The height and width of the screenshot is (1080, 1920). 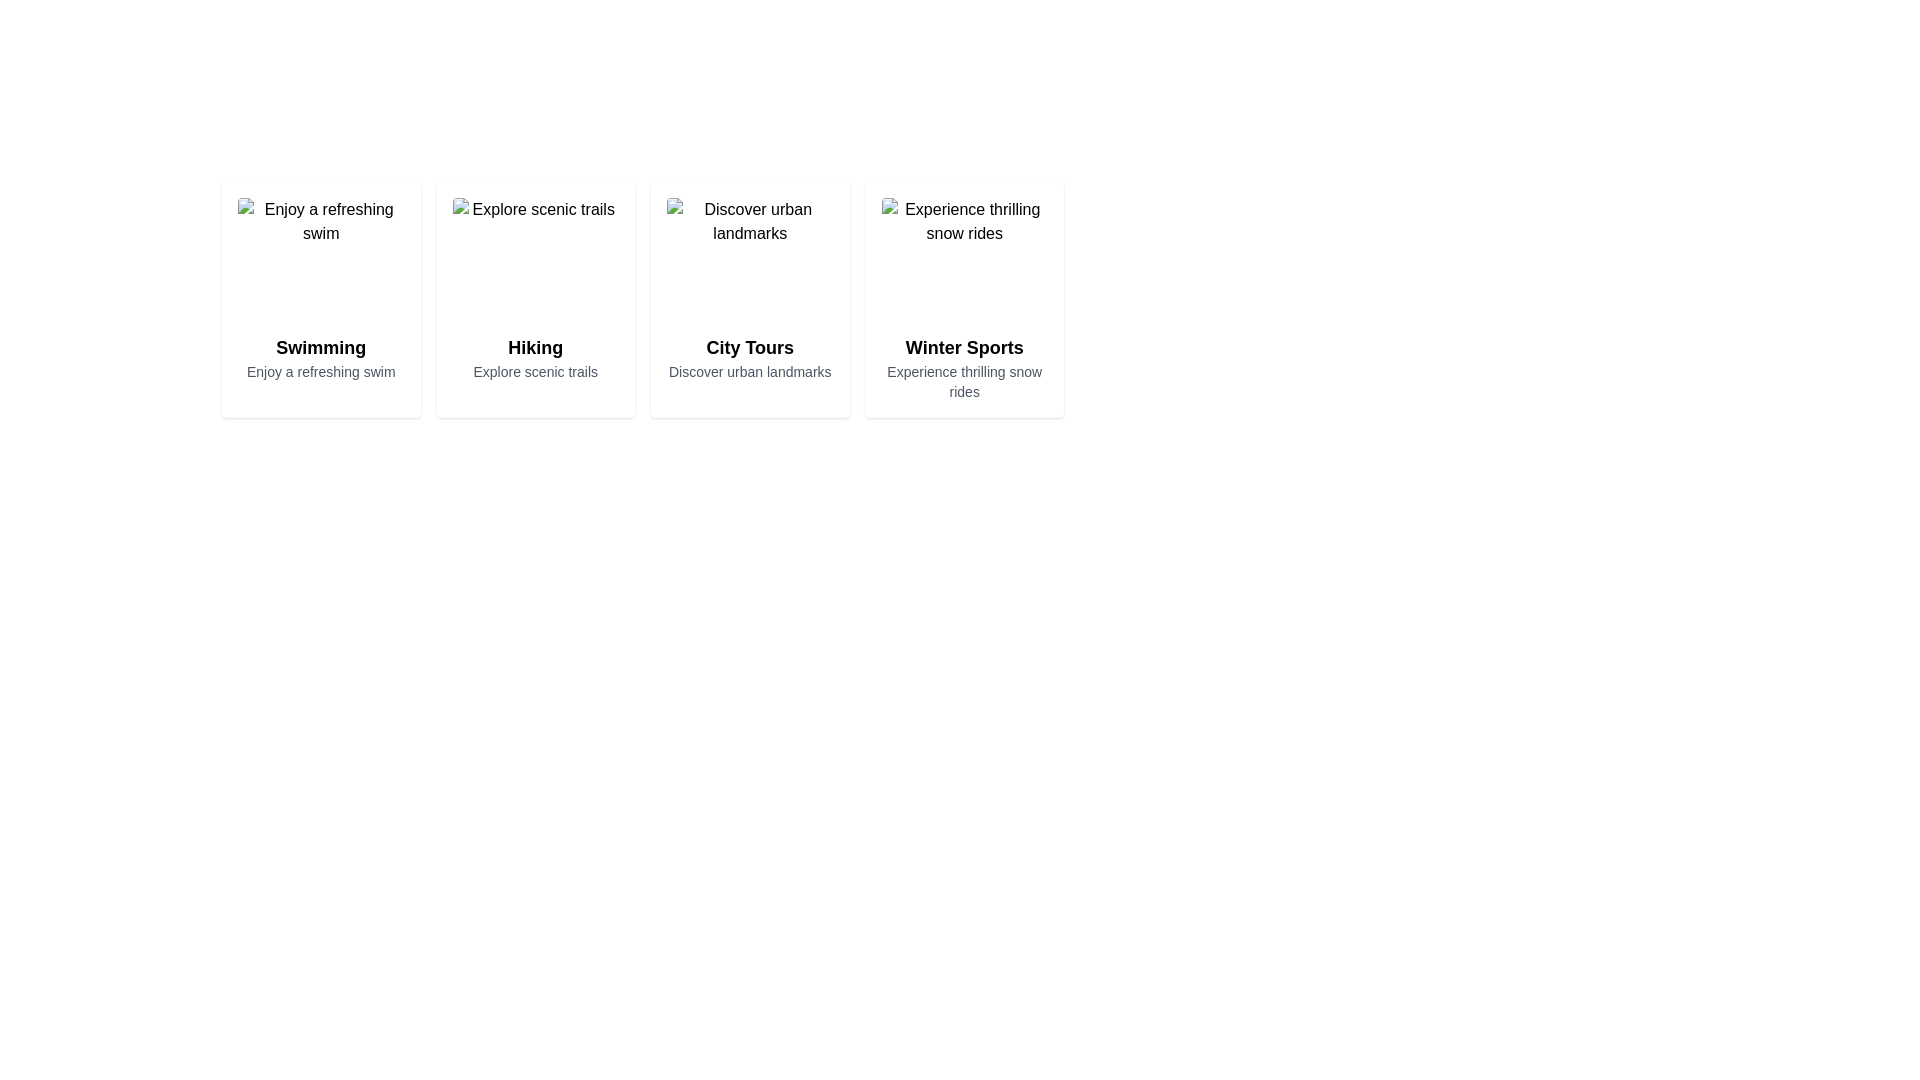 I want to click on title text located in the middle of the third card in a horizontally aligned grid of four cards, so click(x=749, y=346).